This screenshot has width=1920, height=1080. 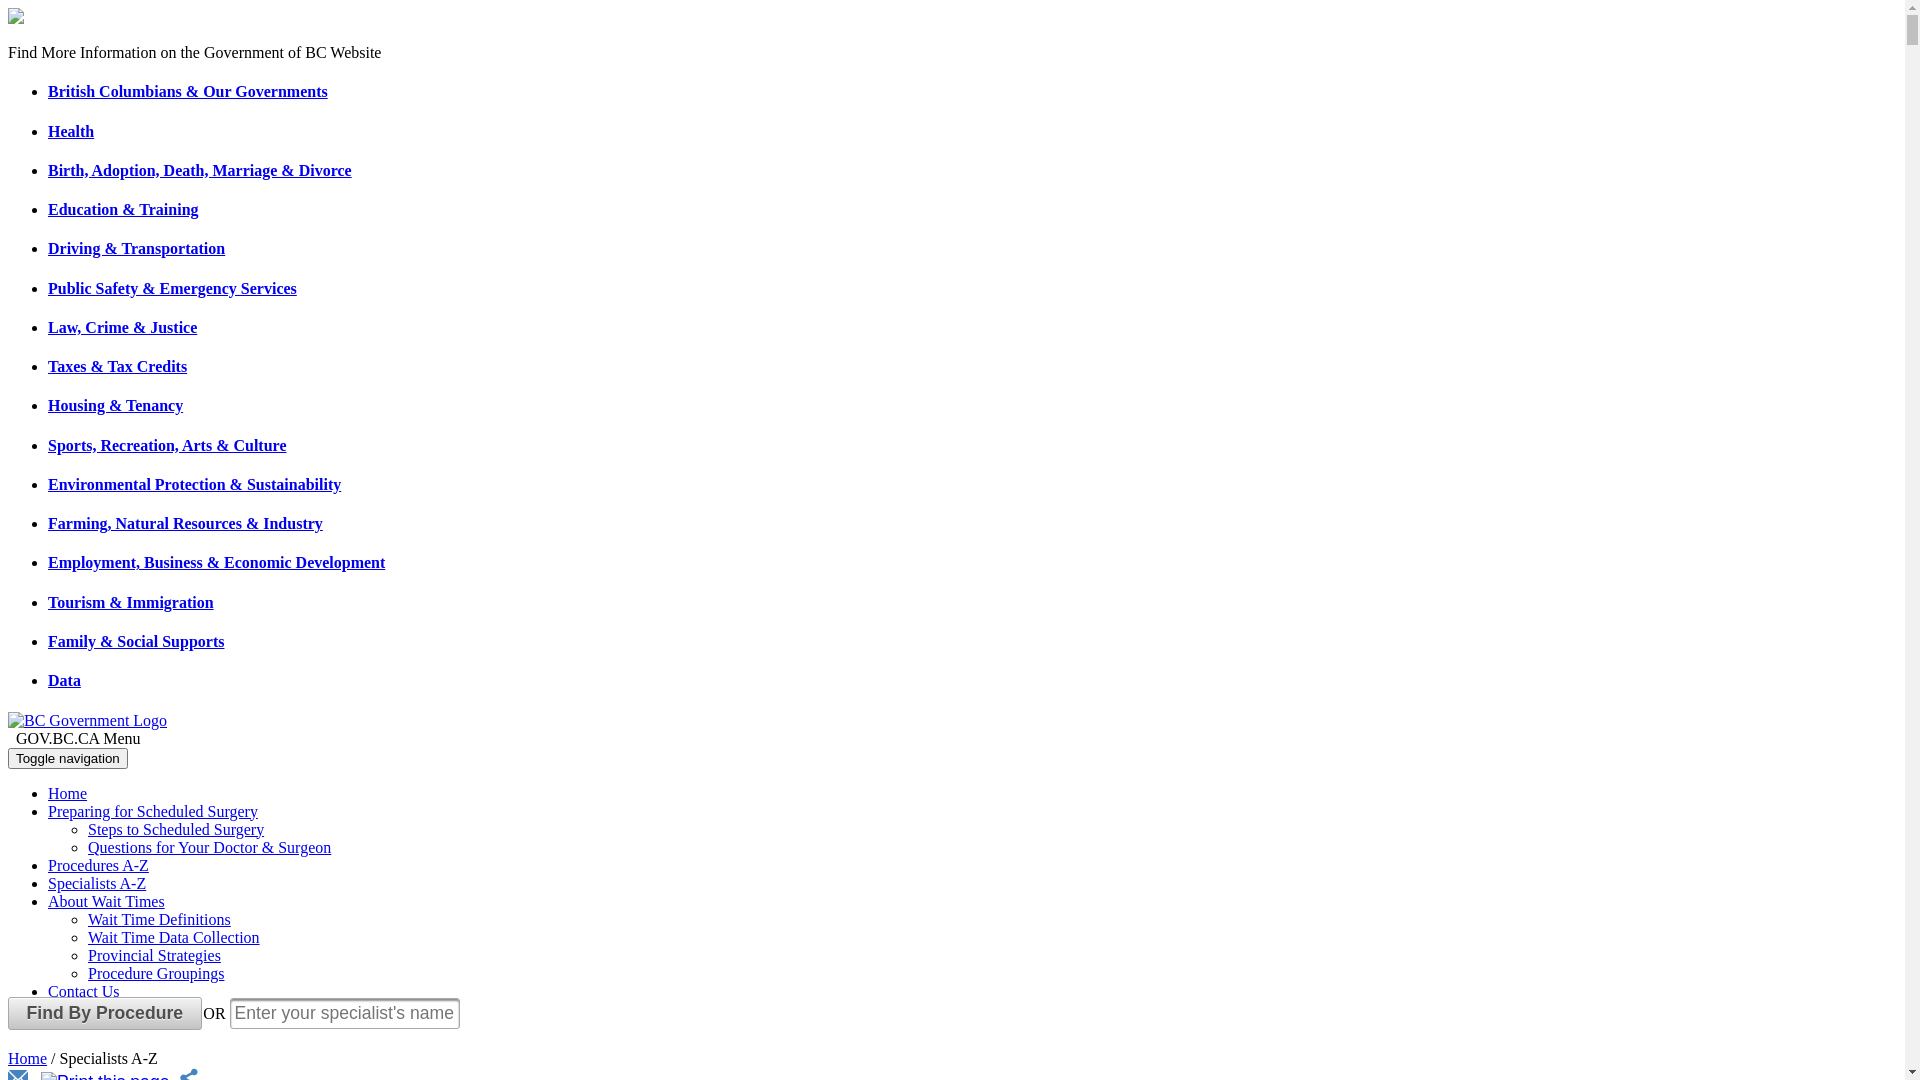 I want to click on 'Provincial Strategies', so click(x=153, y=954).